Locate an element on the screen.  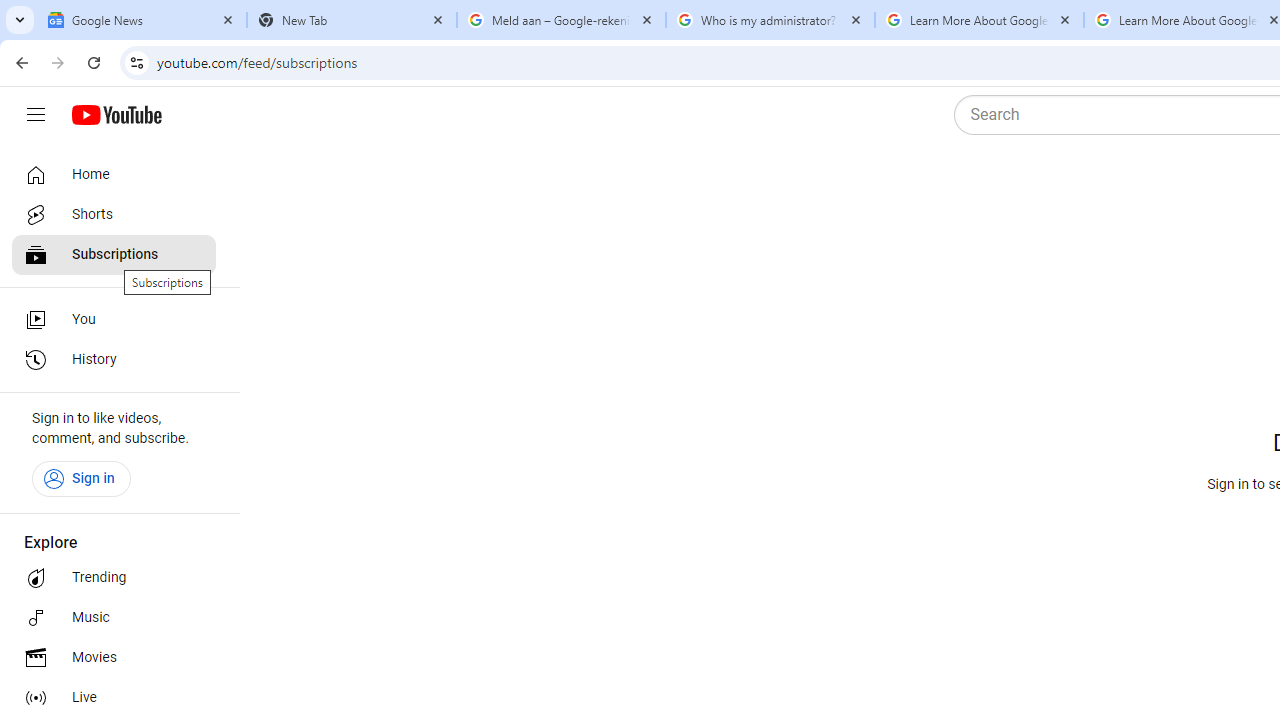
'YouTube Home' is located at coordinates (115, 115).